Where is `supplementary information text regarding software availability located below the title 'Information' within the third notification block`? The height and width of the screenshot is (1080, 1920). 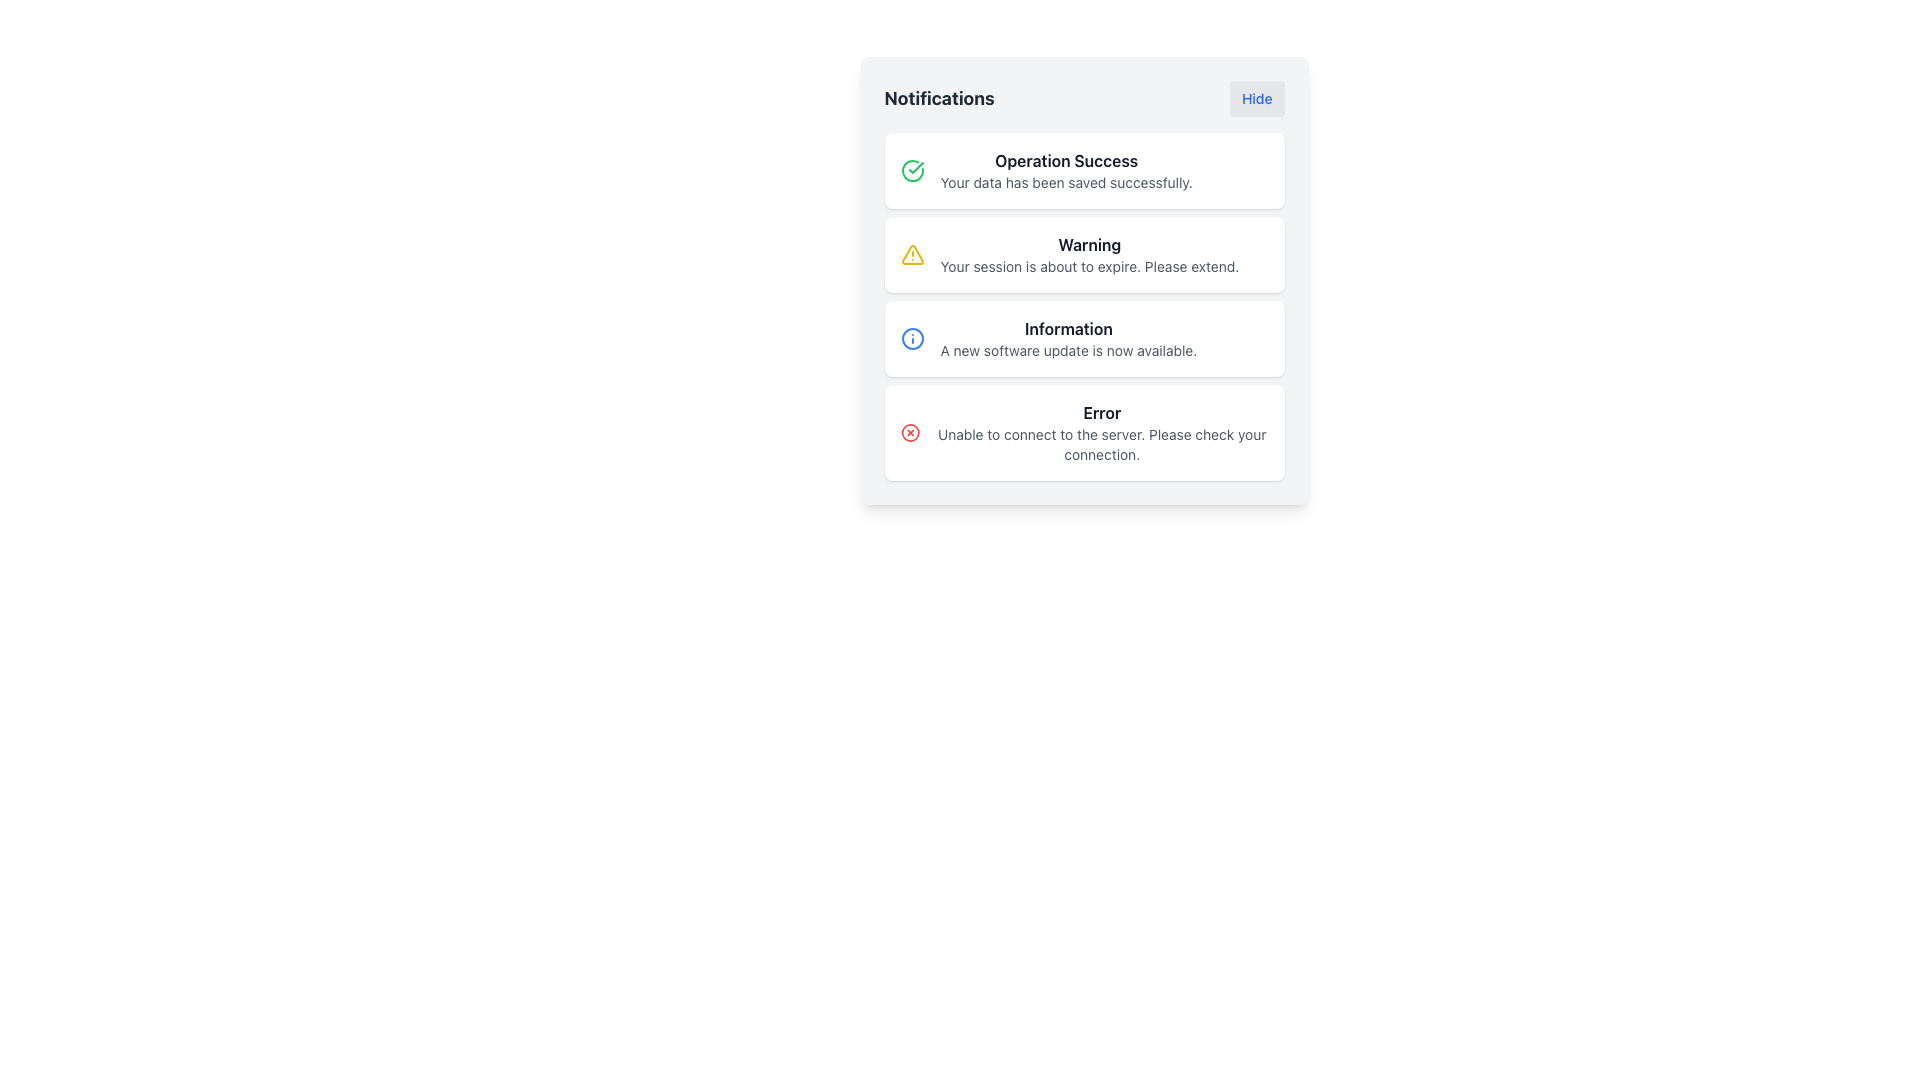
supplementary information text regarding software availability located below the title 'Information' within the third notification block is located at coordinates (1067, 350).